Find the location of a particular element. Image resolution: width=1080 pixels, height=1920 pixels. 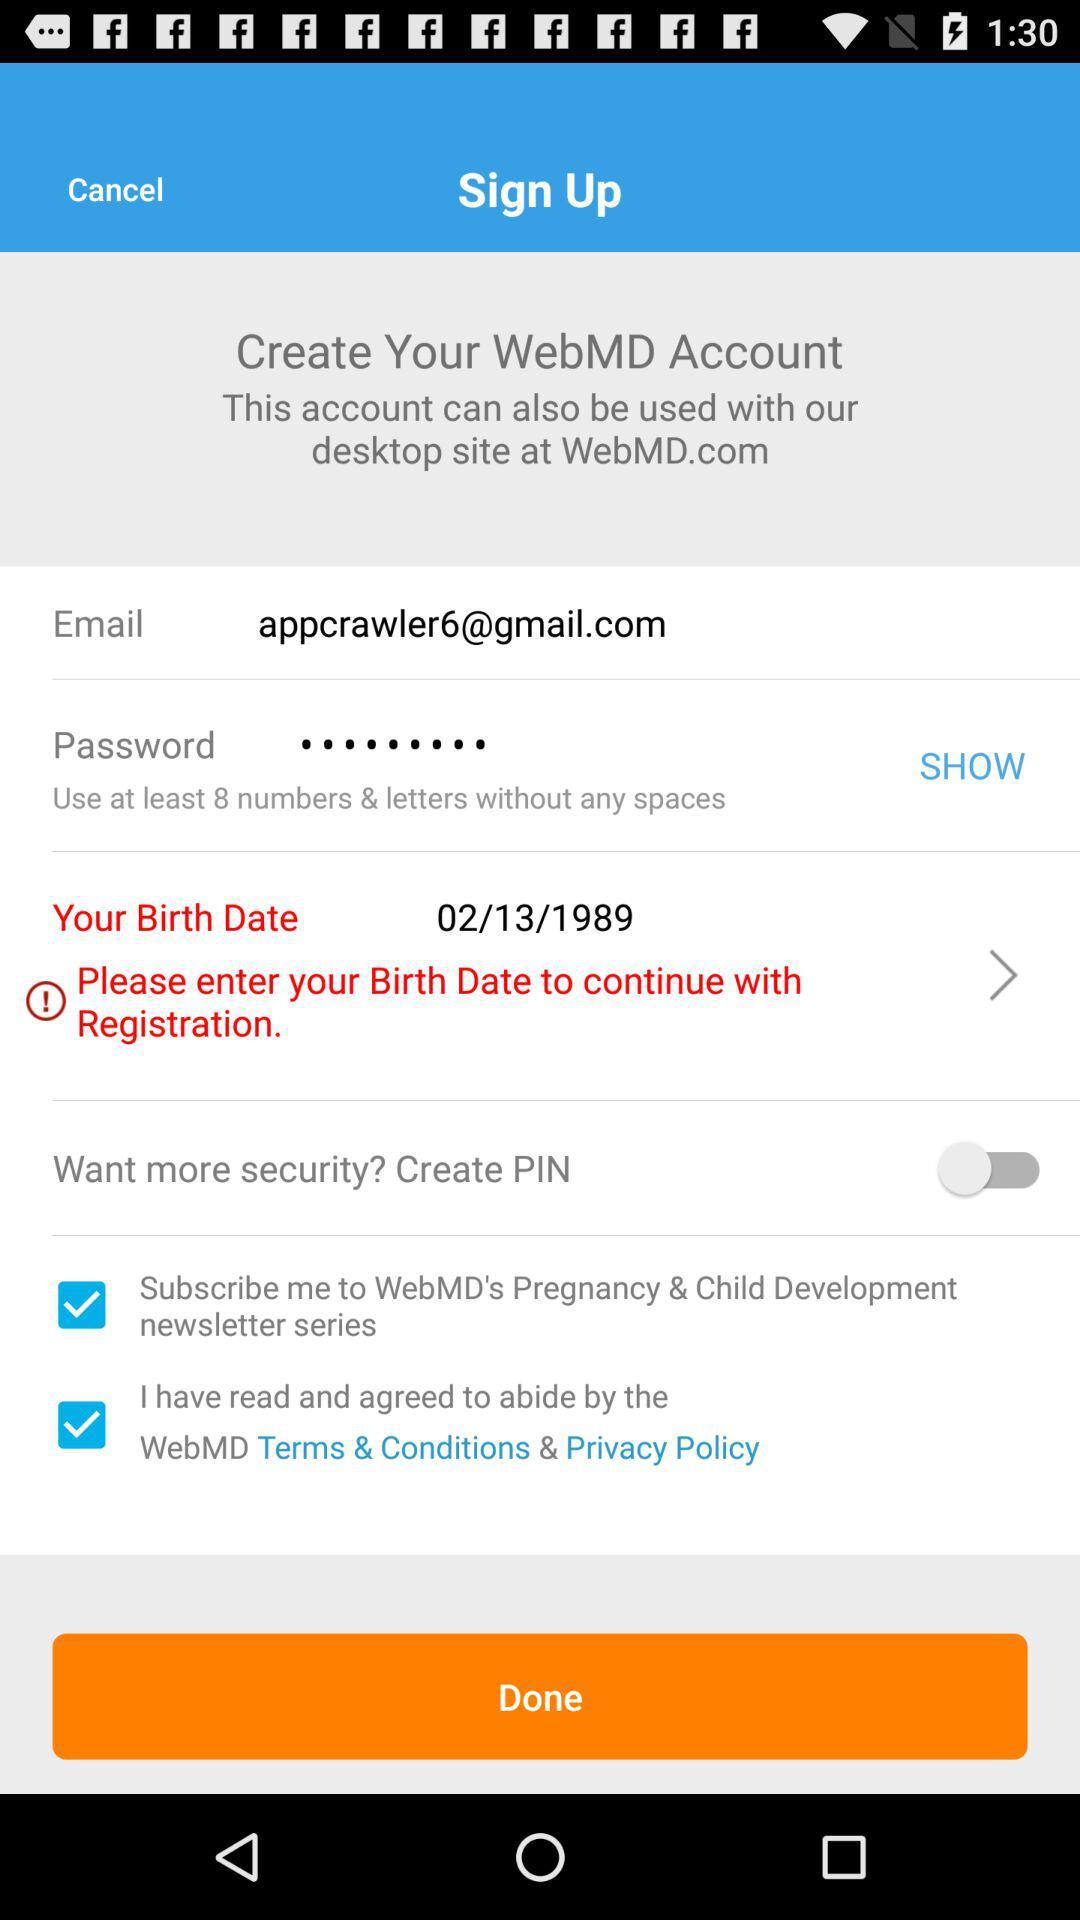

the item to the right of the  &  item is located at coordinates (662, 1446).